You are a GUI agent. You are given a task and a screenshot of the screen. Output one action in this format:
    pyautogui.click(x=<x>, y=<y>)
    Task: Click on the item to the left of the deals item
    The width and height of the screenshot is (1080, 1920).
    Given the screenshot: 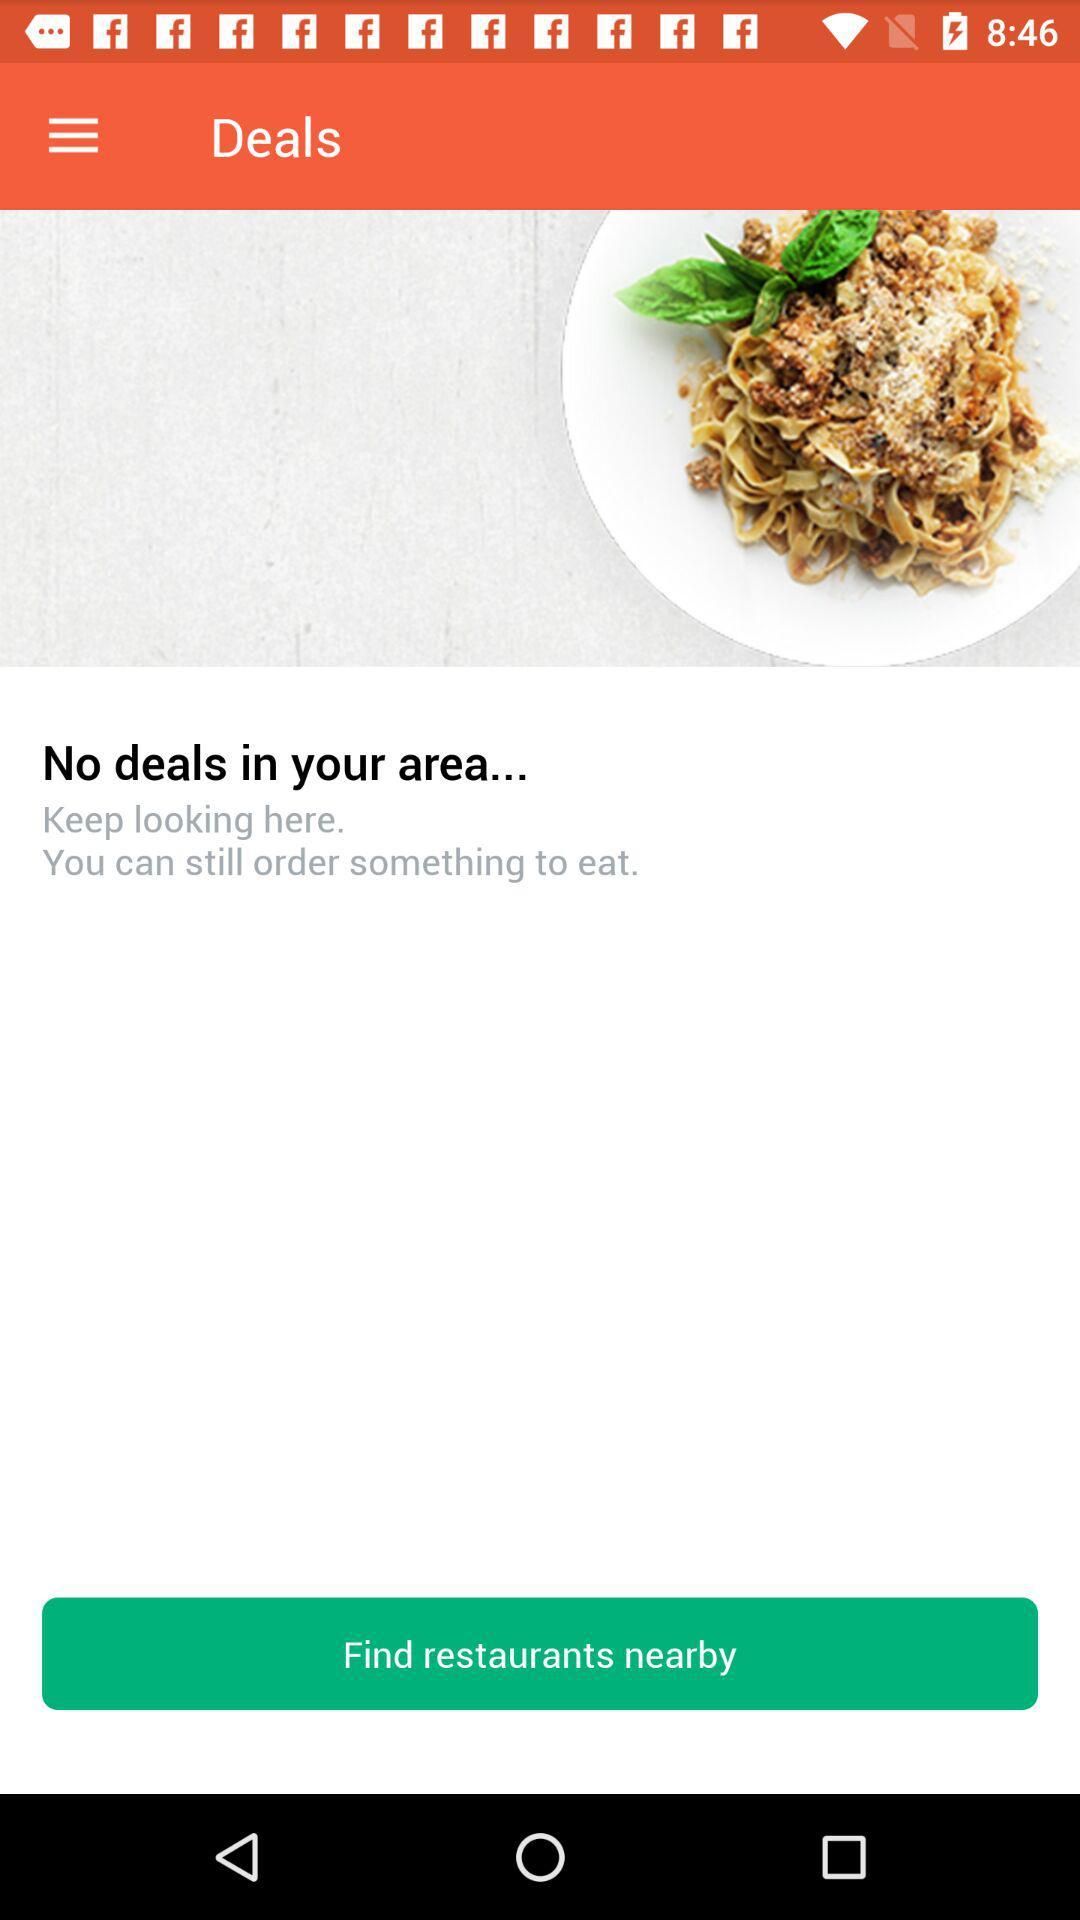 What is the action you would take?
    pyautogui.click(x=72, y=135)
    